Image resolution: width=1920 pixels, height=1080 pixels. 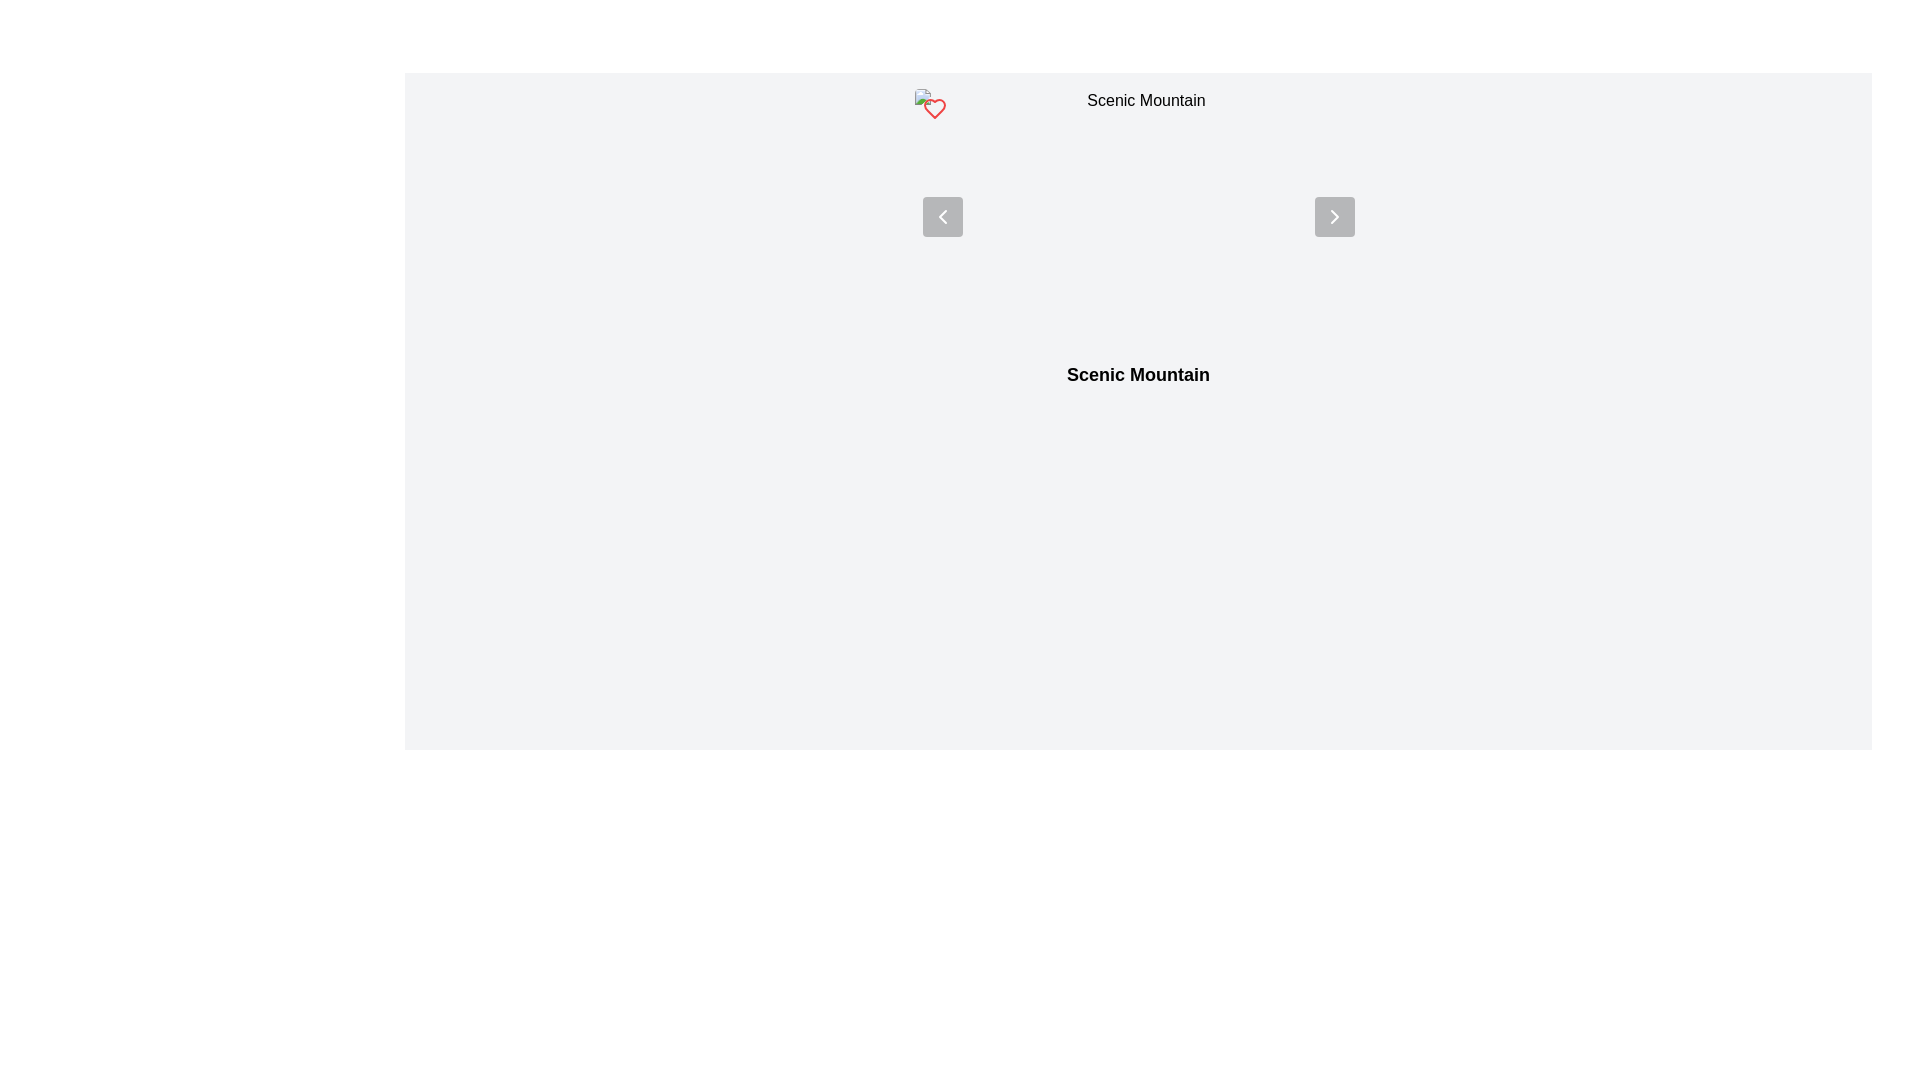 I want to click on the red heart icon to like or favorite it, which is located near the top left section of the interface adjacent to an image thumbnail and a textual label reading 'Scenic Mountain', so click(x=933, y=108).